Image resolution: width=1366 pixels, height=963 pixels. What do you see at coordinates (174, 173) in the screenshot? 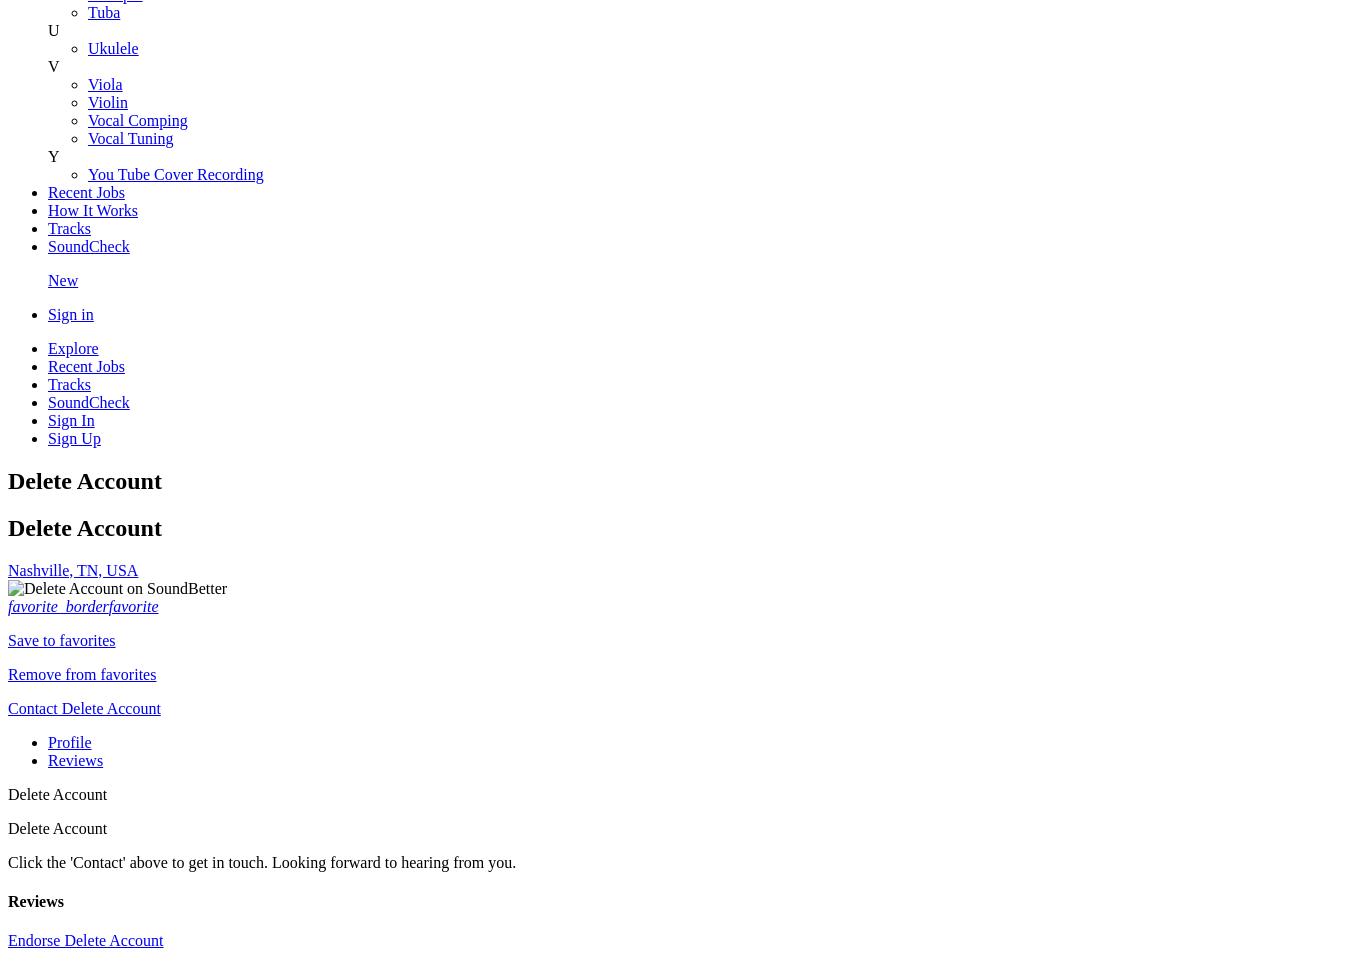
I see `'You Tube Cover Recording'` at bounding box center [174, 173].